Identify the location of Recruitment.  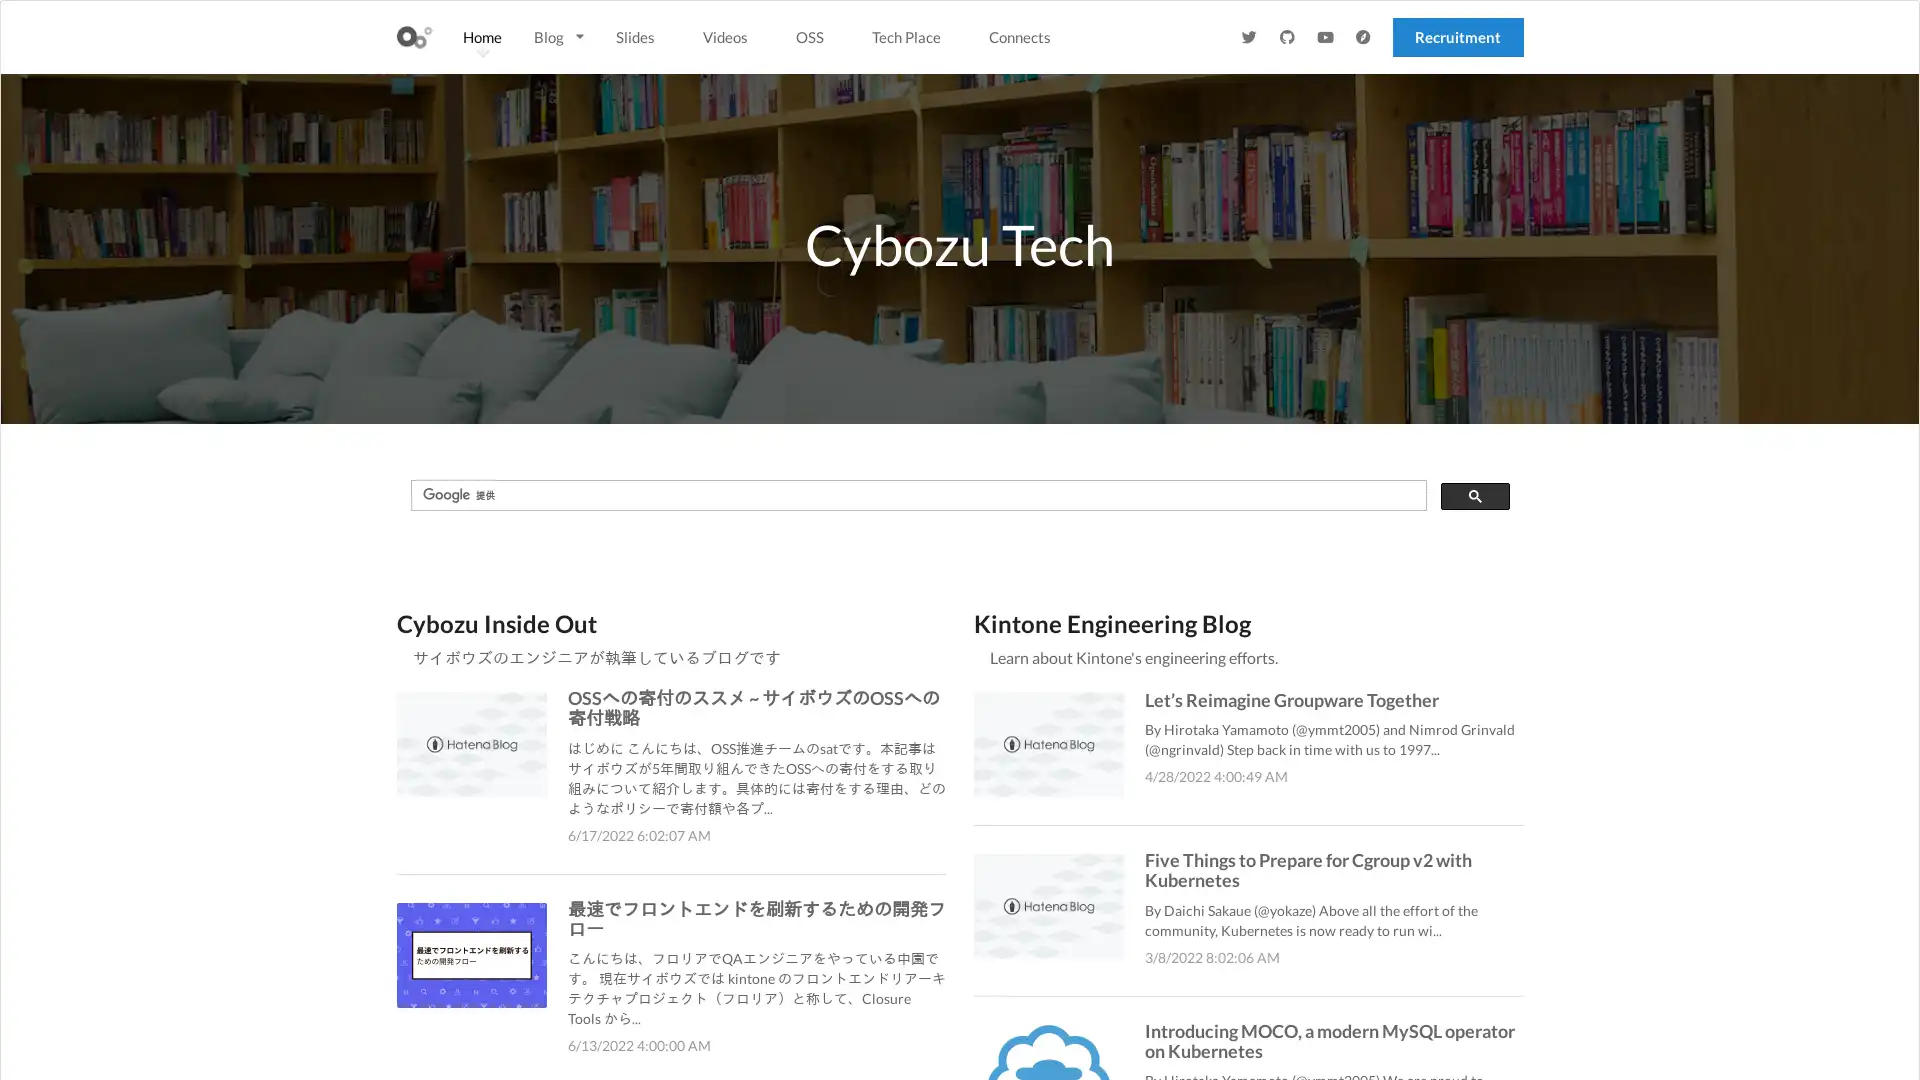
(1457, 37).